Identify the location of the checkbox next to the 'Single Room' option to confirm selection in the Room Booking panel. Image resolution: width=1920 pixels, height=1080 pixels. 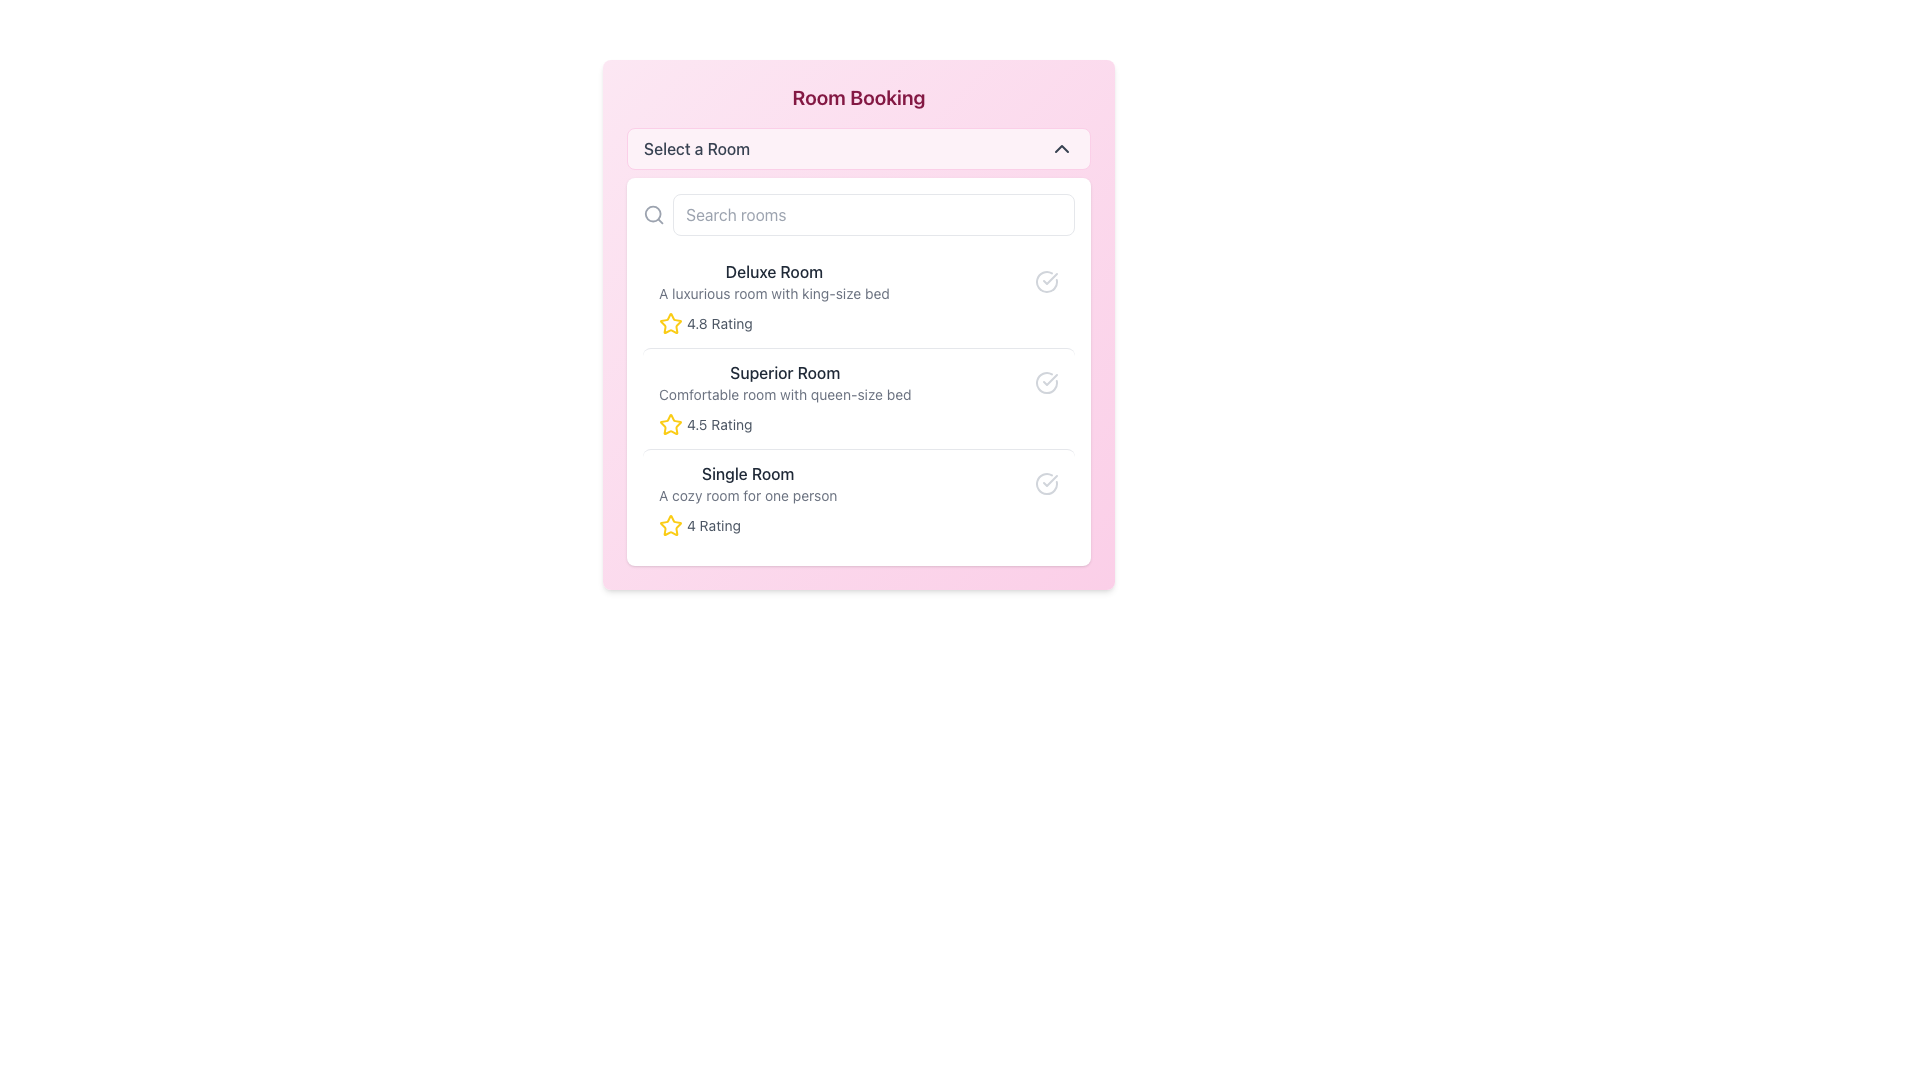
(859, 483).